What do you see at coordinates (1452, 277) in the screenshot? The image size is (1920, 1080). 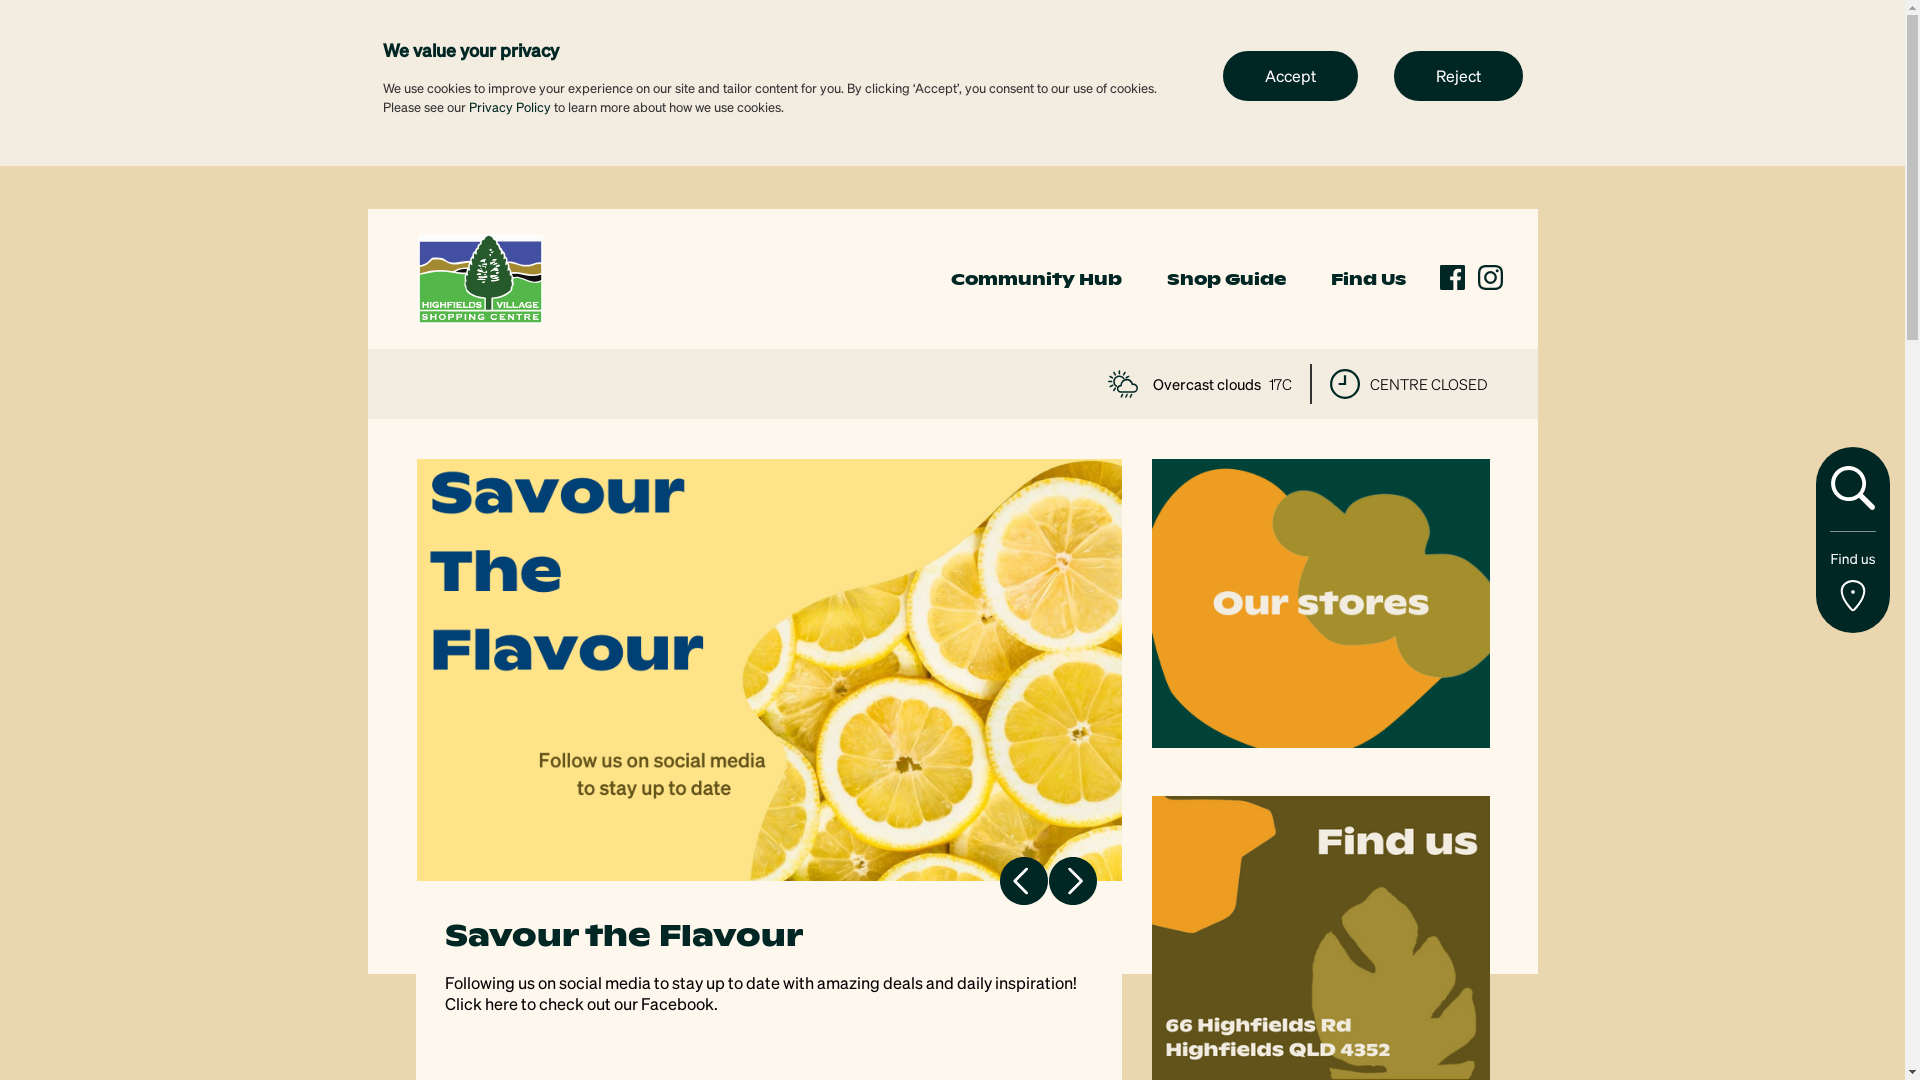 I see `'facebook'` at bounding box center [1452, 277].